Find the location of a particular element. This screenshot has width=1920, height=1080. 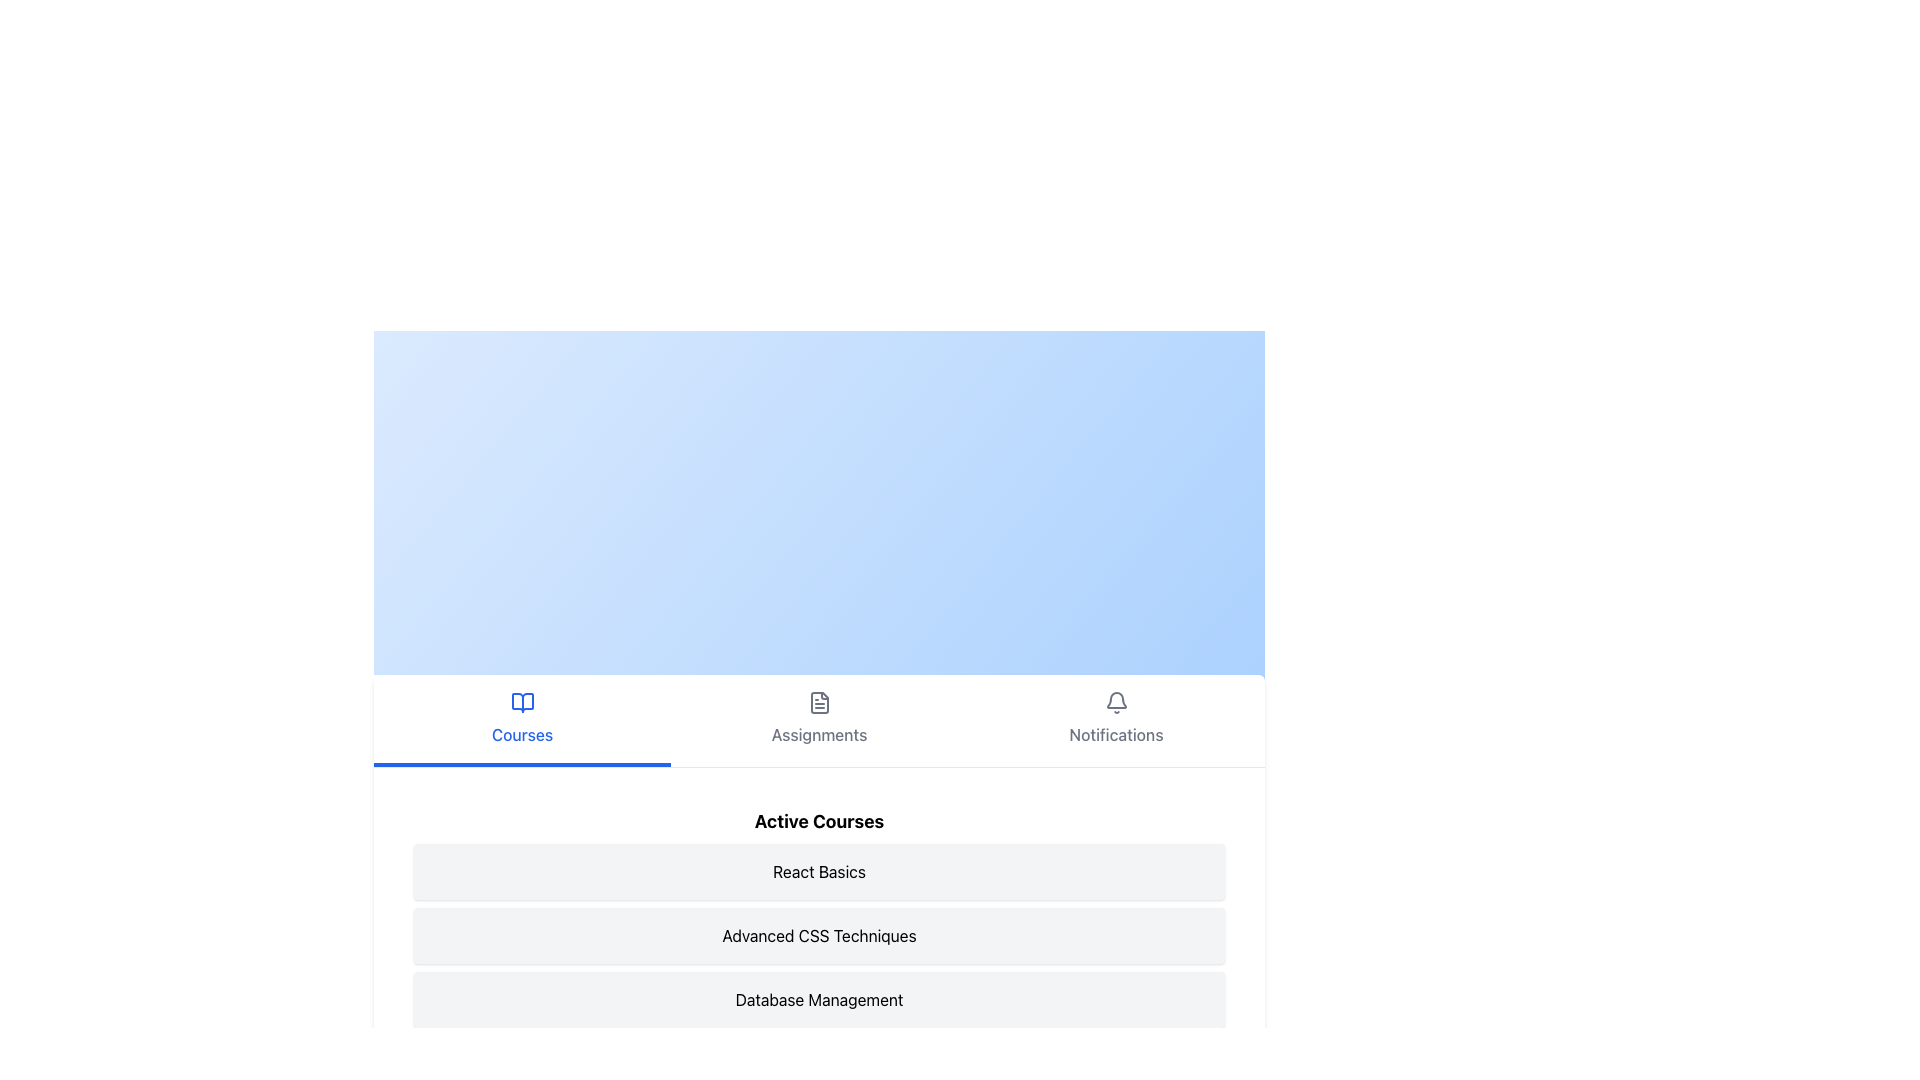

the 'Advanced CSS Techniques' card item in the 'Active Courses' section is located at coordinates (819, 917).